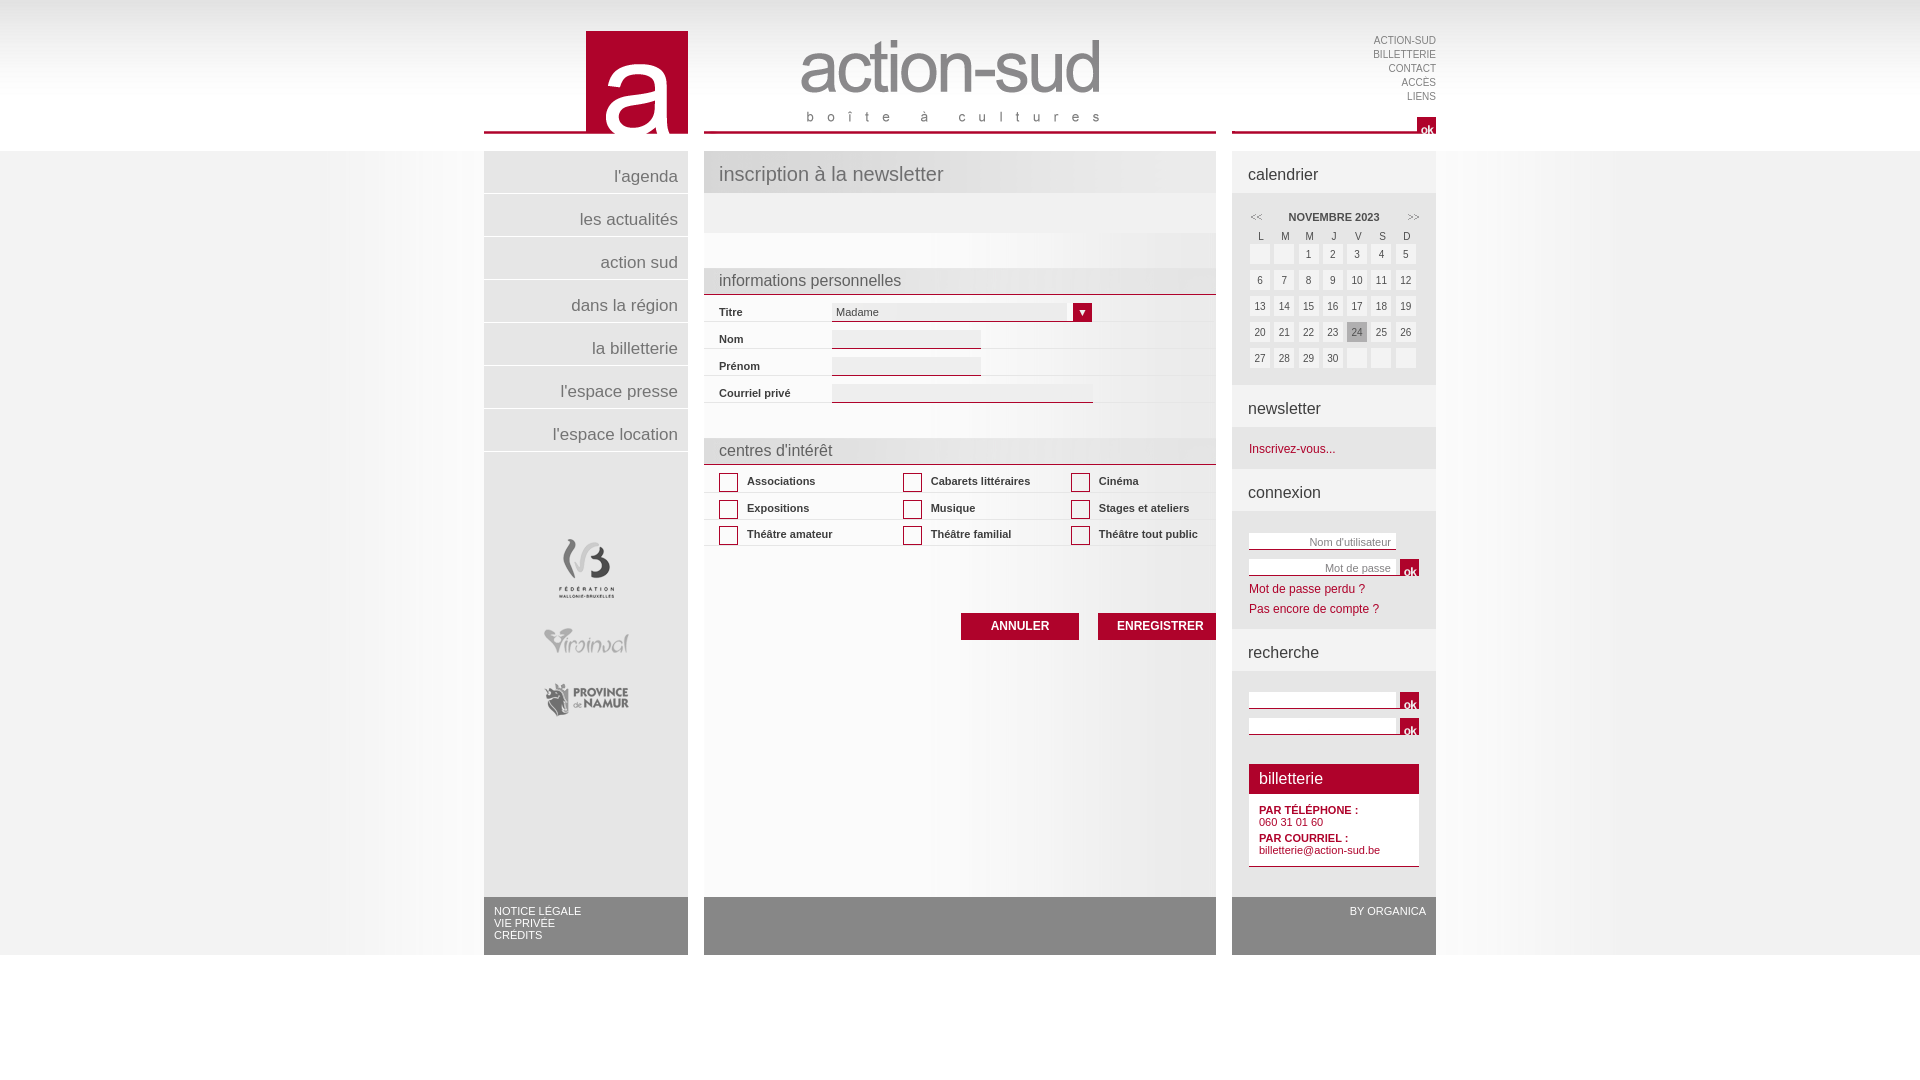  Describe the element at coordinates (1405, 305) in the screenshot. I see `'19'` at that location.